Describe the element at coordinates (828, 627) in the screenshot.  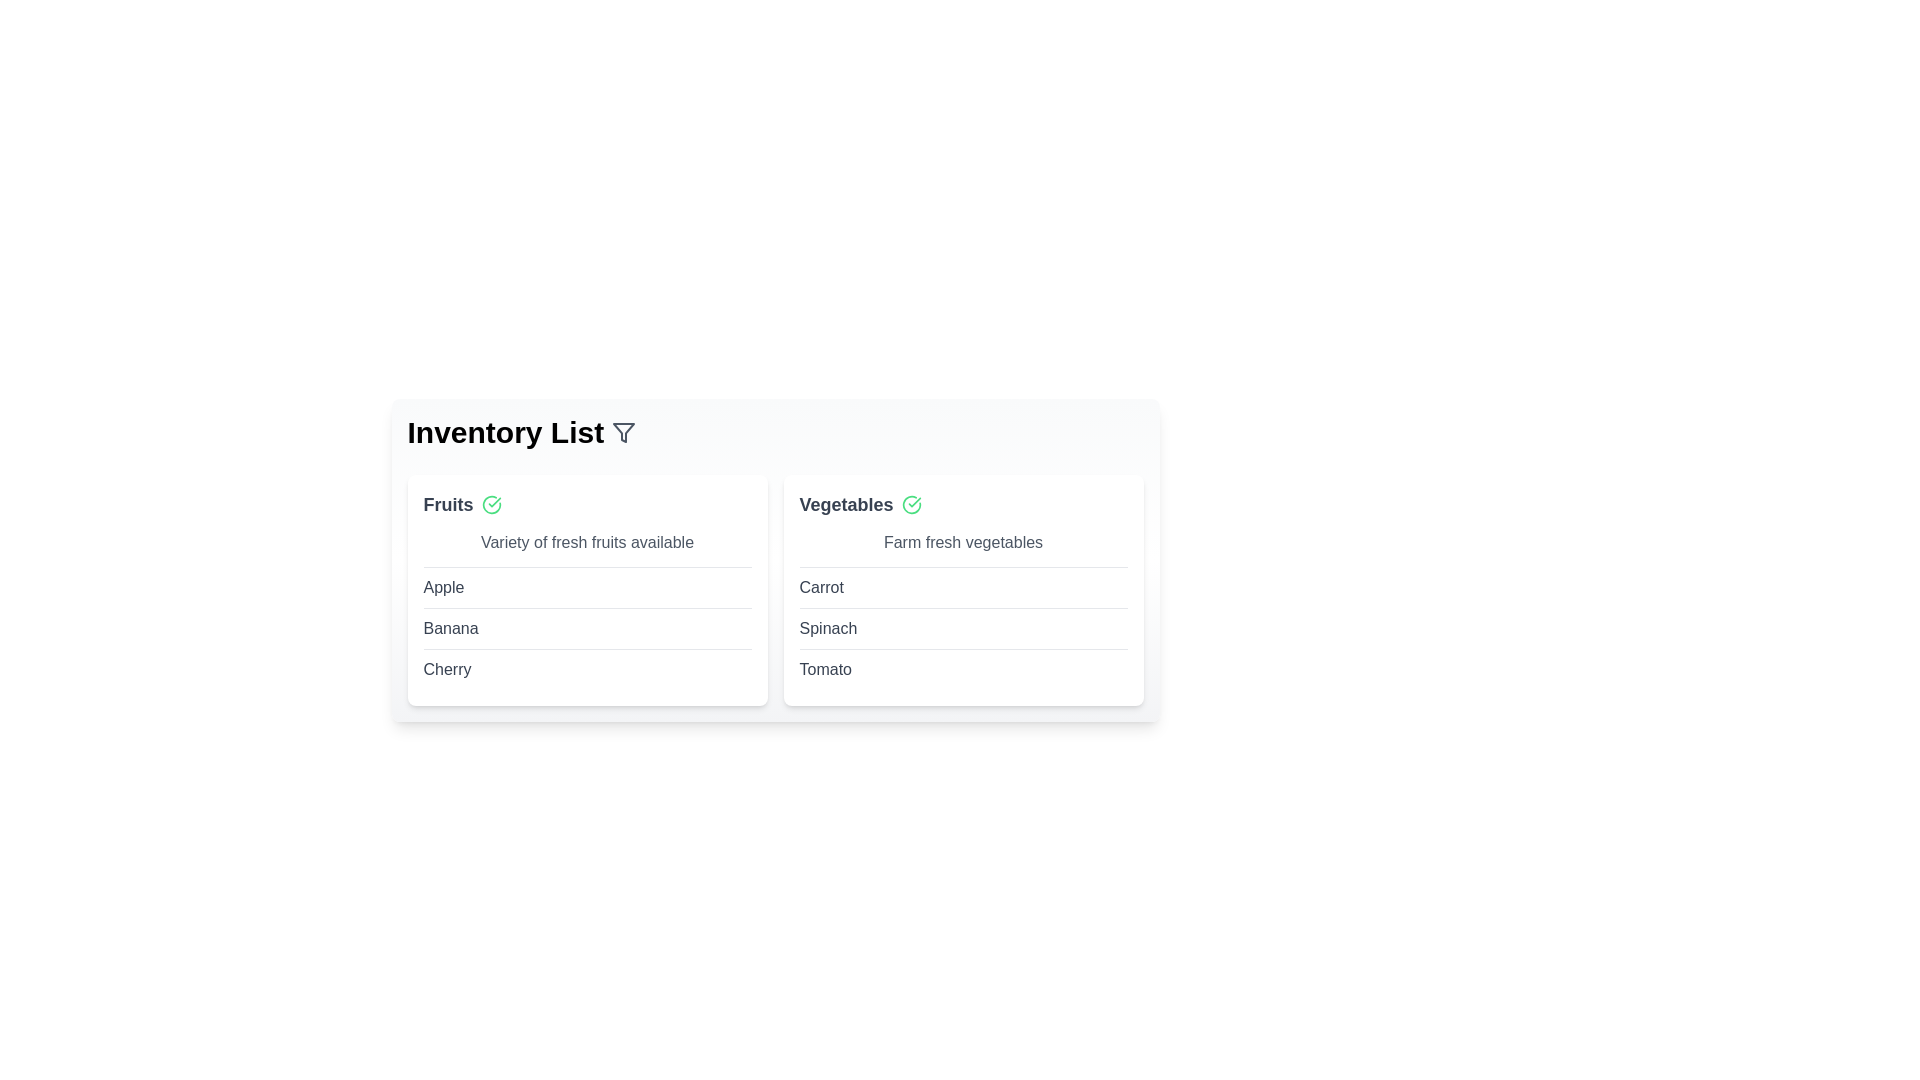
I see `the item Spinach to check for context menu options` at that location.